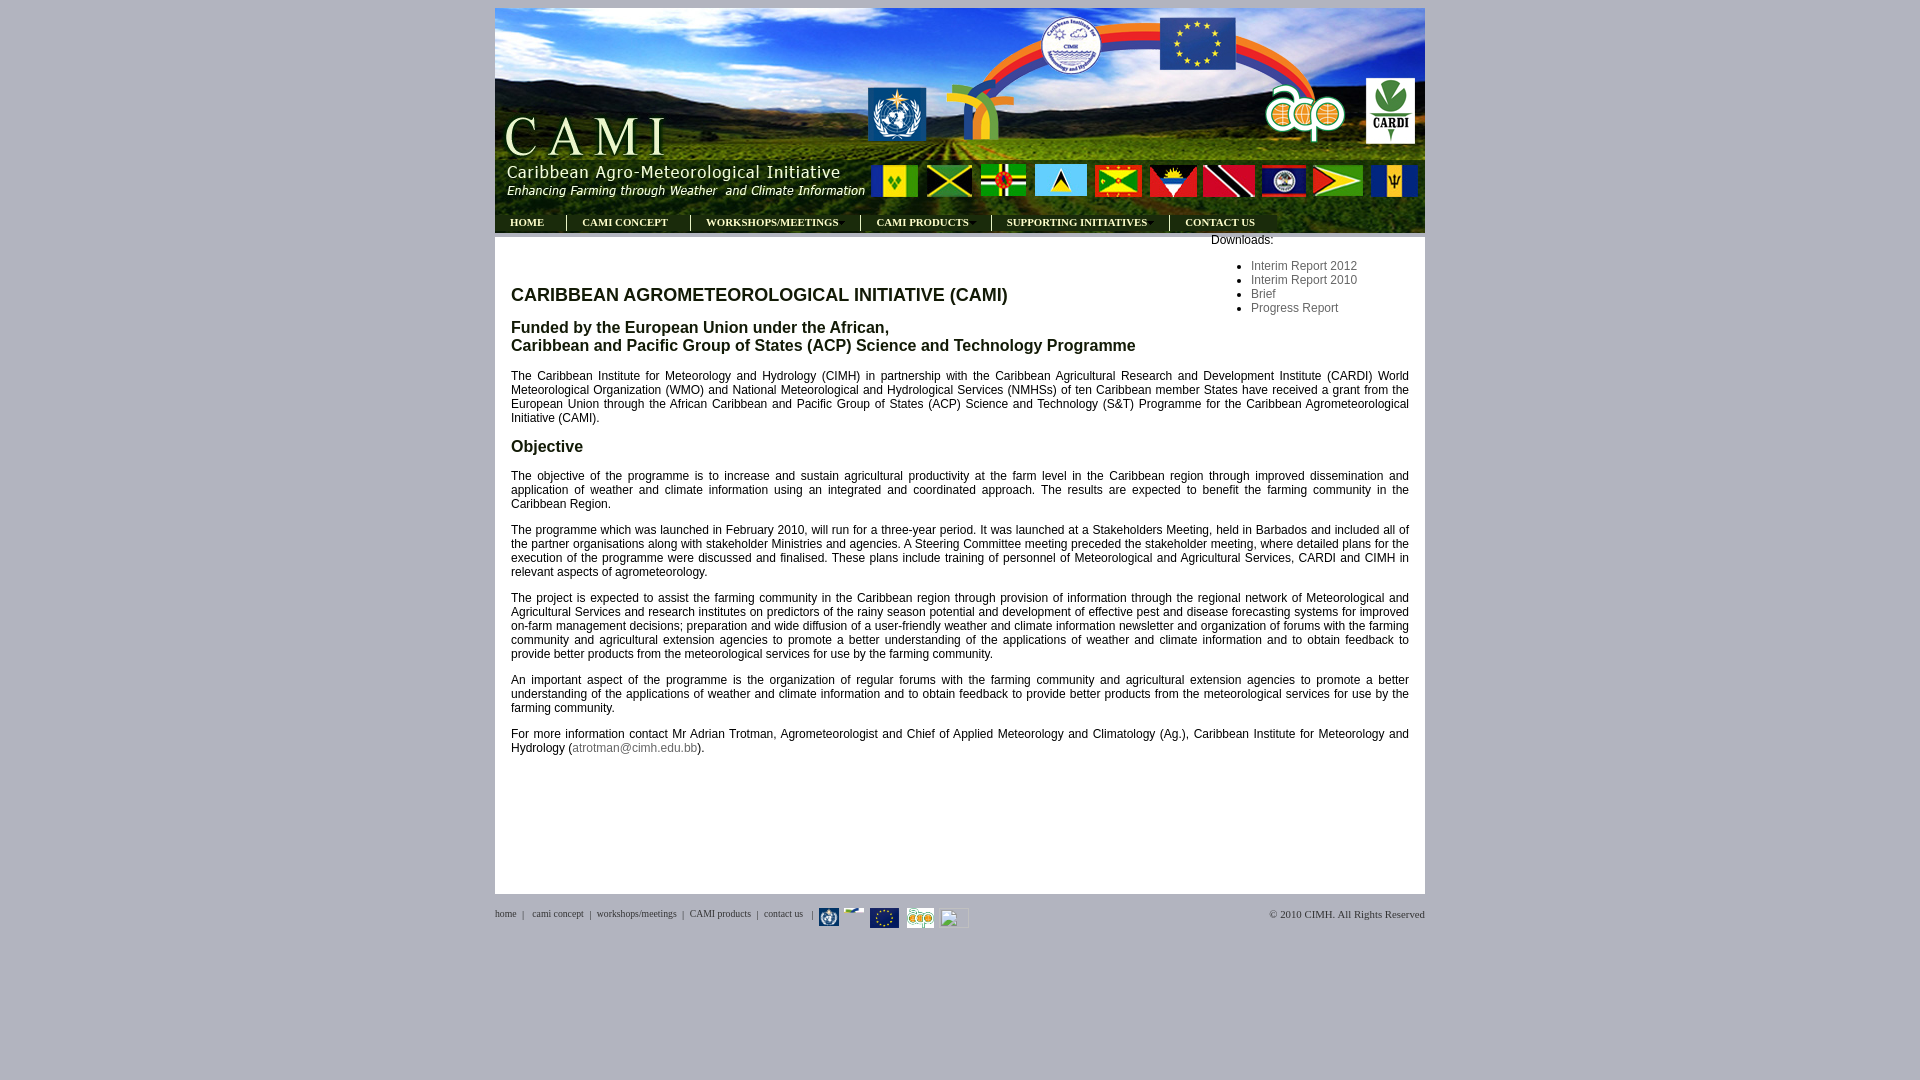  What do you see at coordinates (690, 222) in the screenshot?
I see `'WORKSHOPS/MEETINGS'` at bounding box center [690, 222].